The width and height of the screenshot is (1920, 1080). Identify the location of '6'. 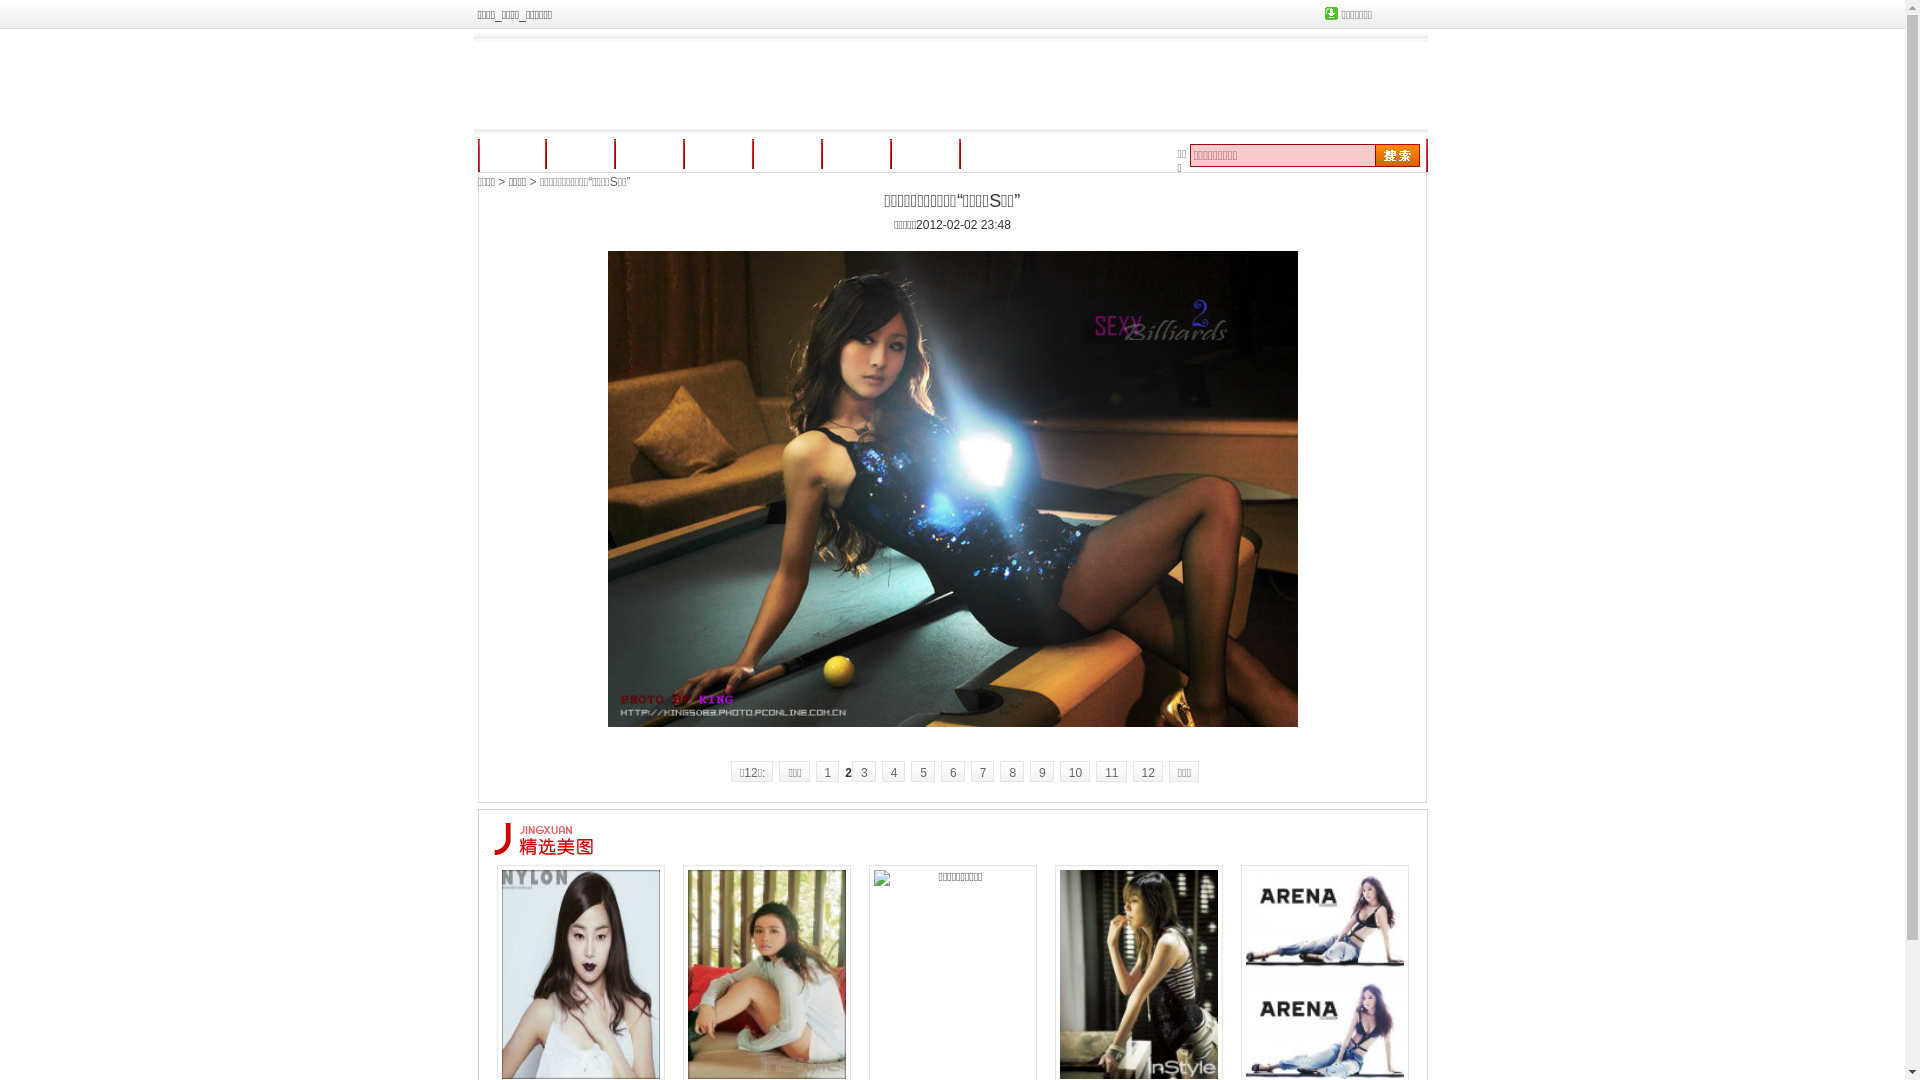
(952, 770).